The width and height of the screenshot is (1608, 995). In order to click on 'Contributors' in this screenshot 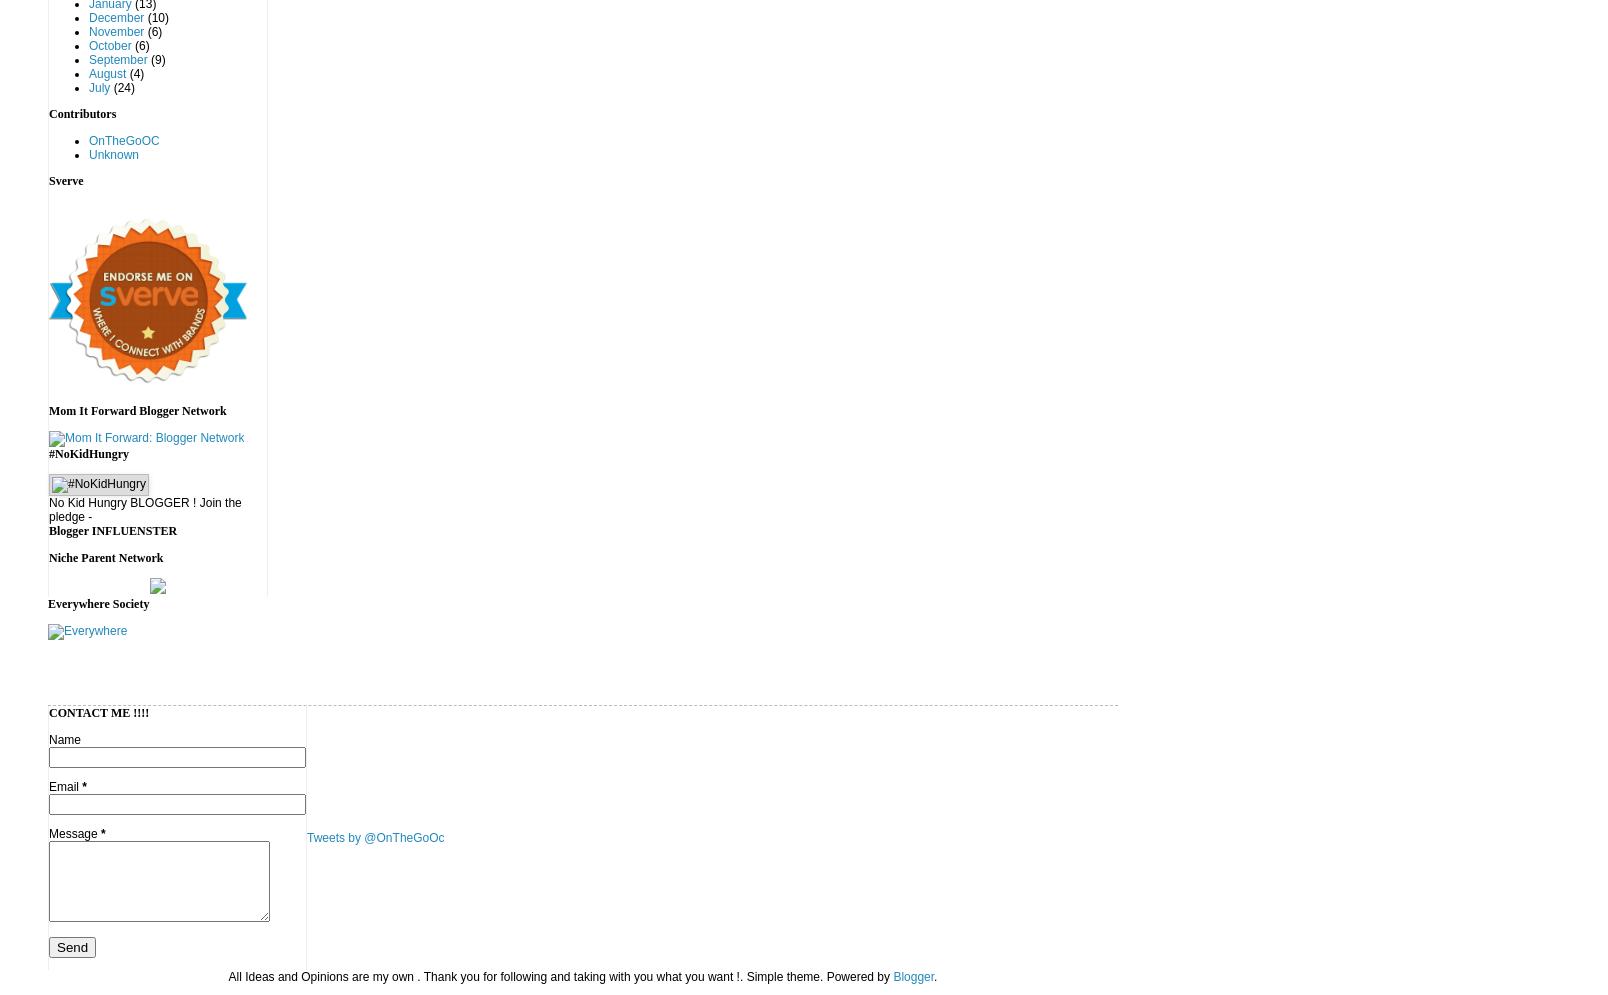, I will do `click(48, 114)`.